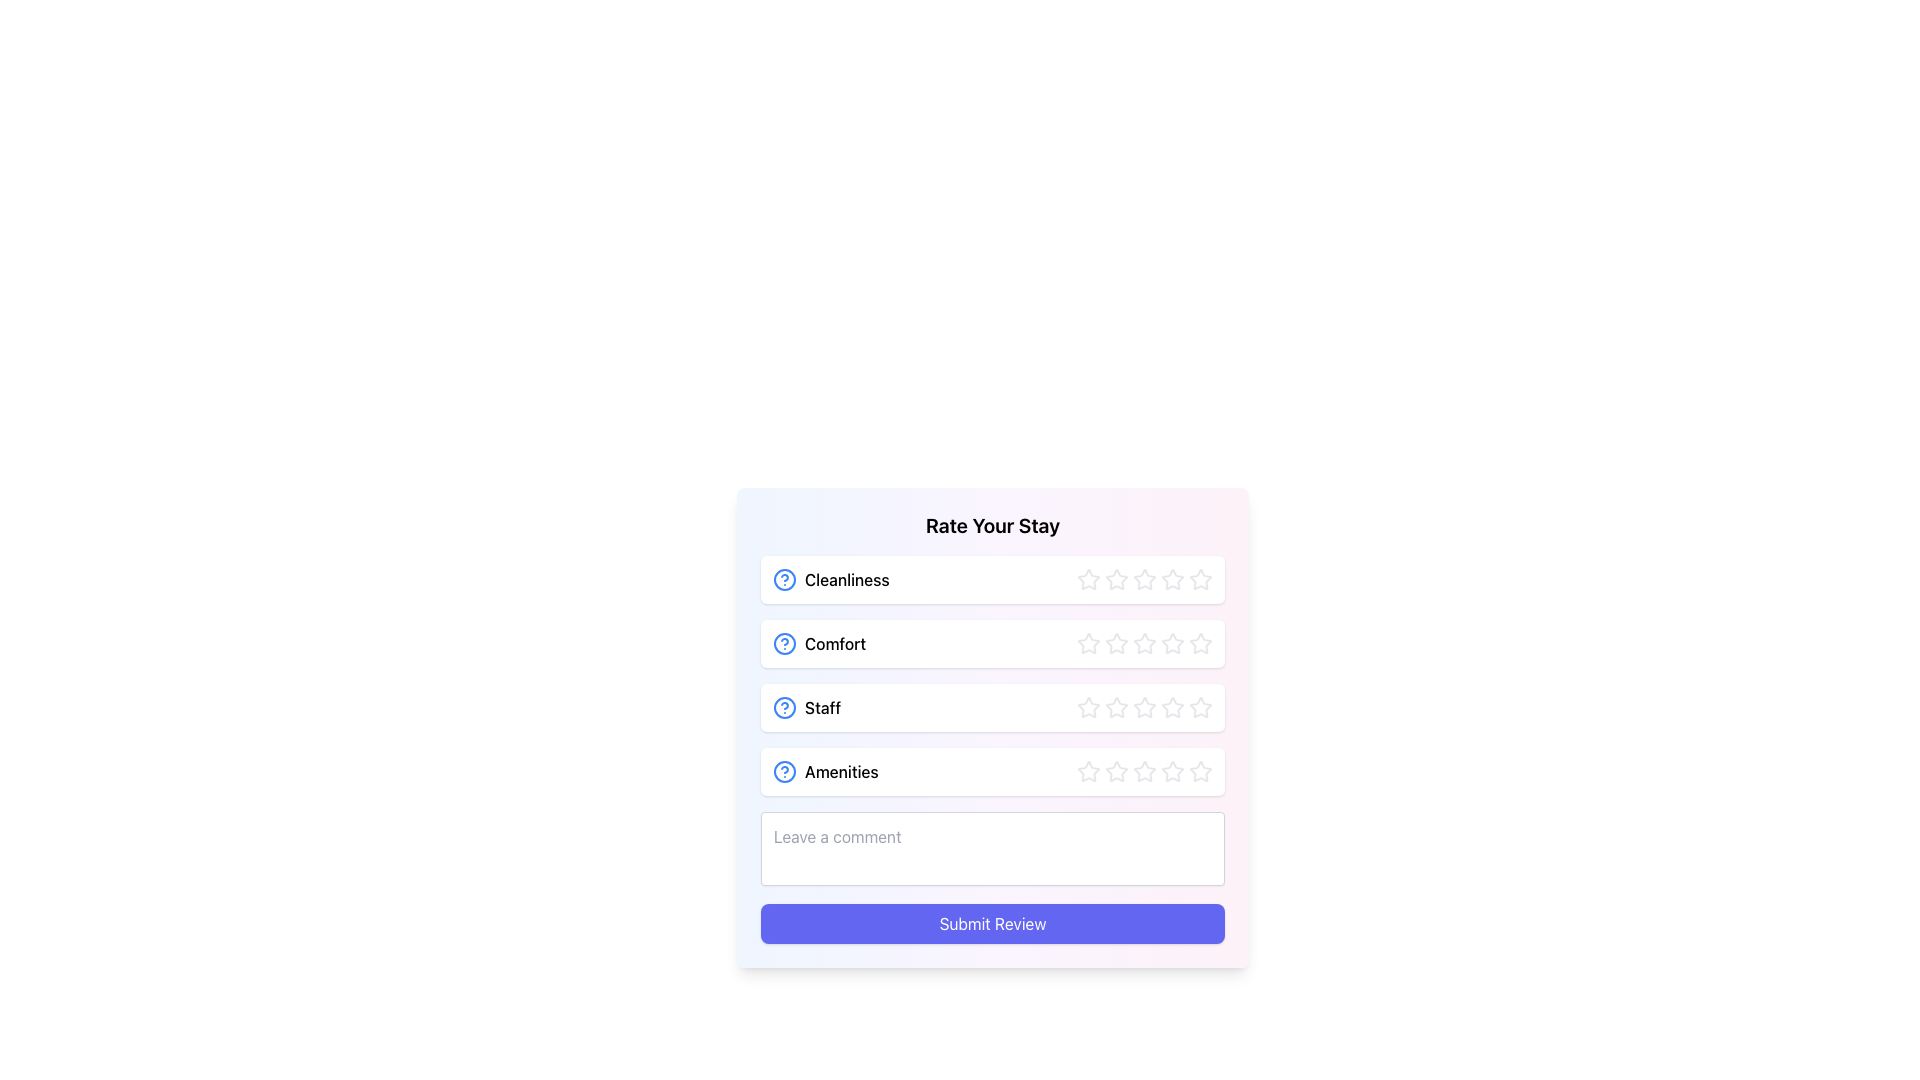 Image resolution: width=1920 pixels, height=1080 pixels. I want to click on the text label displaying 'Amenities', which is located to the right of a circular question mark icon in the fourth row of a vertically aligned list, so click(841, 770).